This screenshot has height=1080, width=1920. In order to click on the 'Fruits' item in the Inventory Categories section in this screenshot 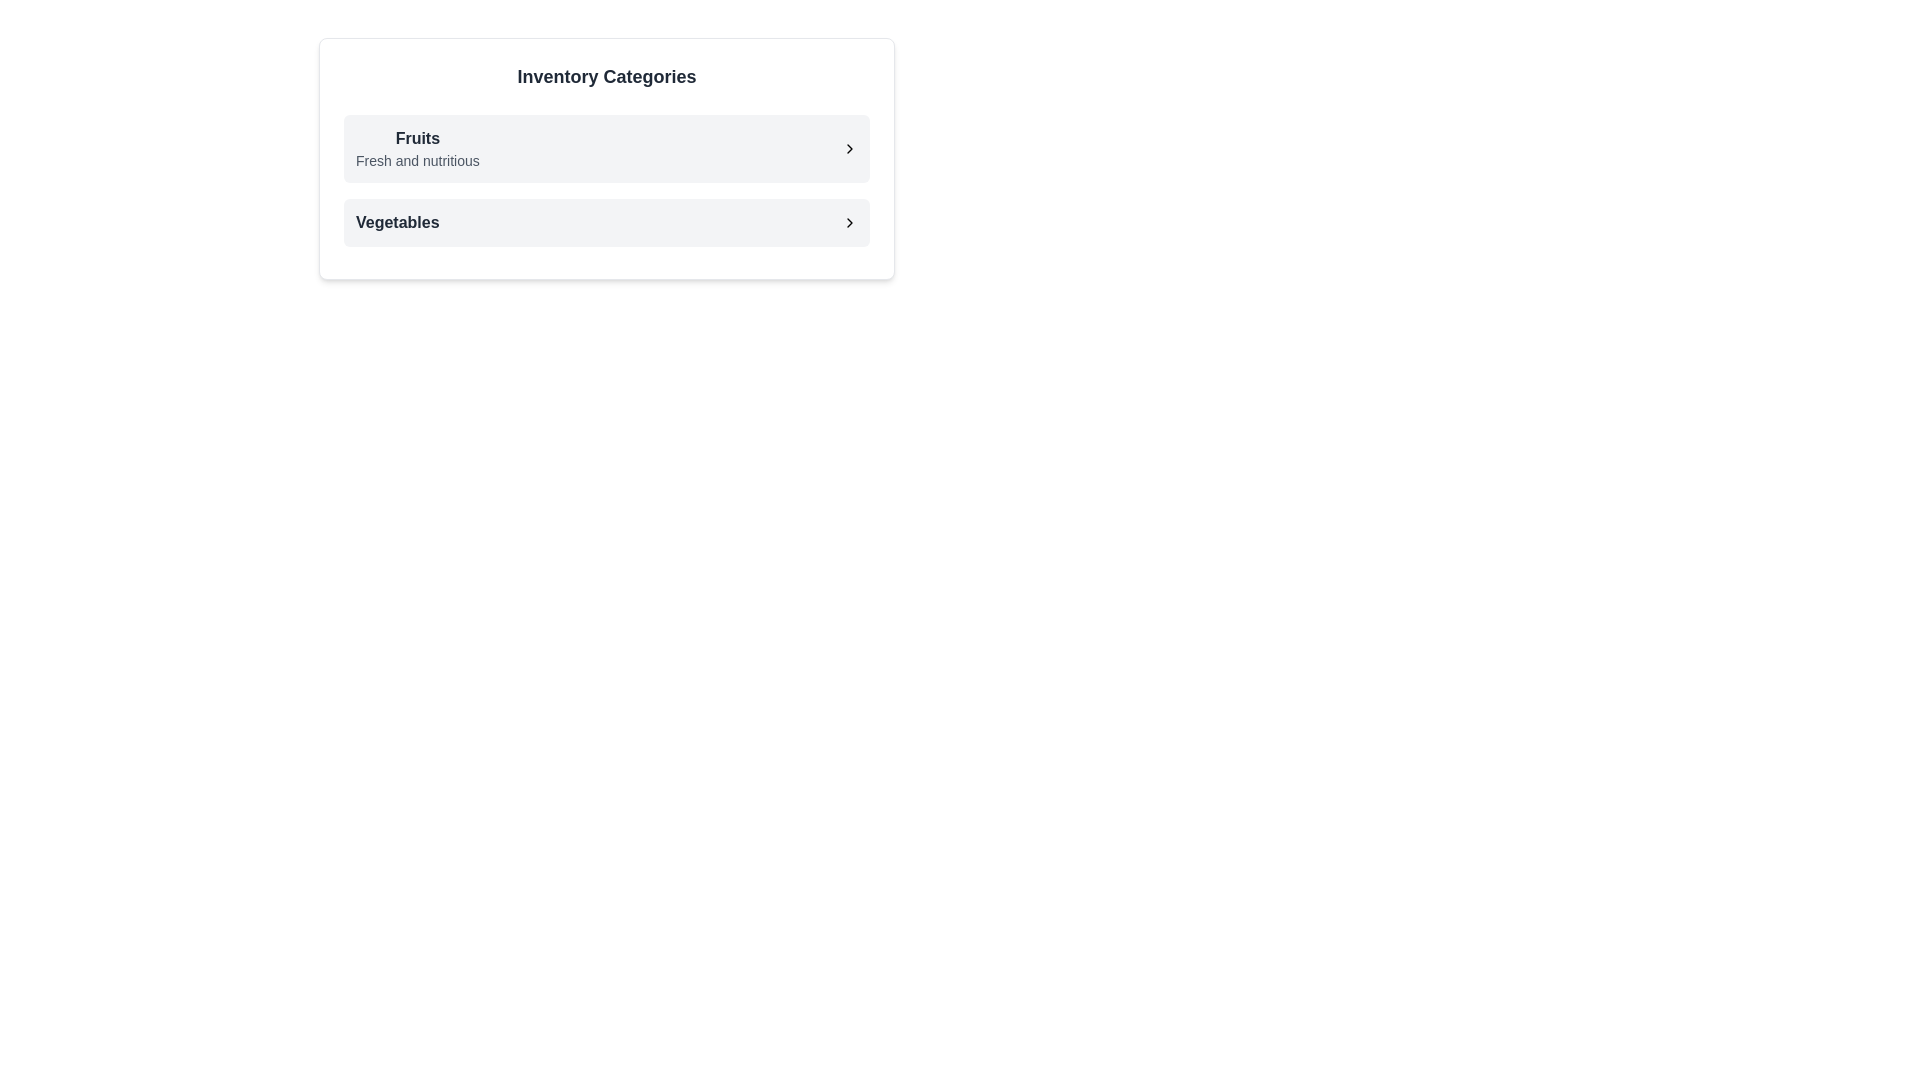, I will do `click(605, 181)`.